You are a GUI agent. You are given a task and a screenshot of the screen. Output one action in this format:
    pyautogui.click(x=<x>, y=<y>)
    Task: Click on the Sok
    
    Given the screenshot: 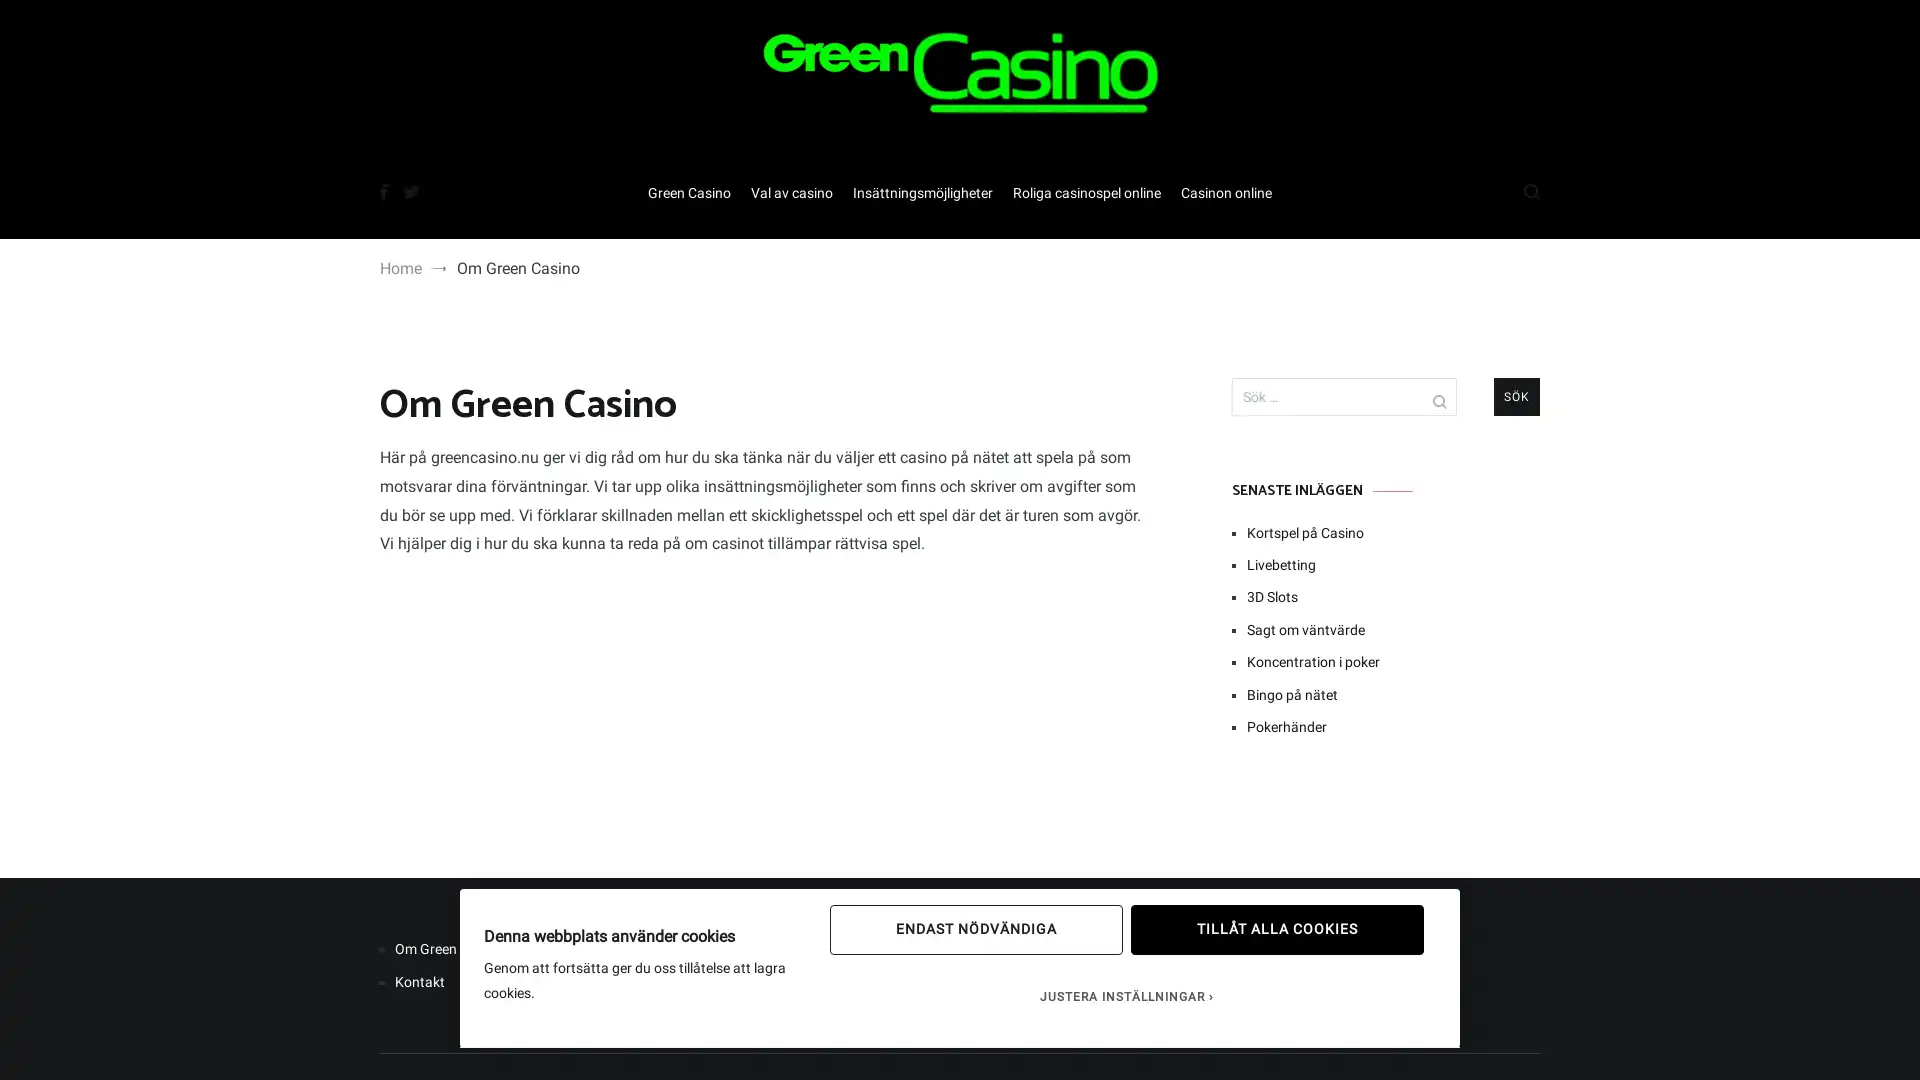 What is the action you would take?
    pyautogui.click(x=1516, y=397)
    